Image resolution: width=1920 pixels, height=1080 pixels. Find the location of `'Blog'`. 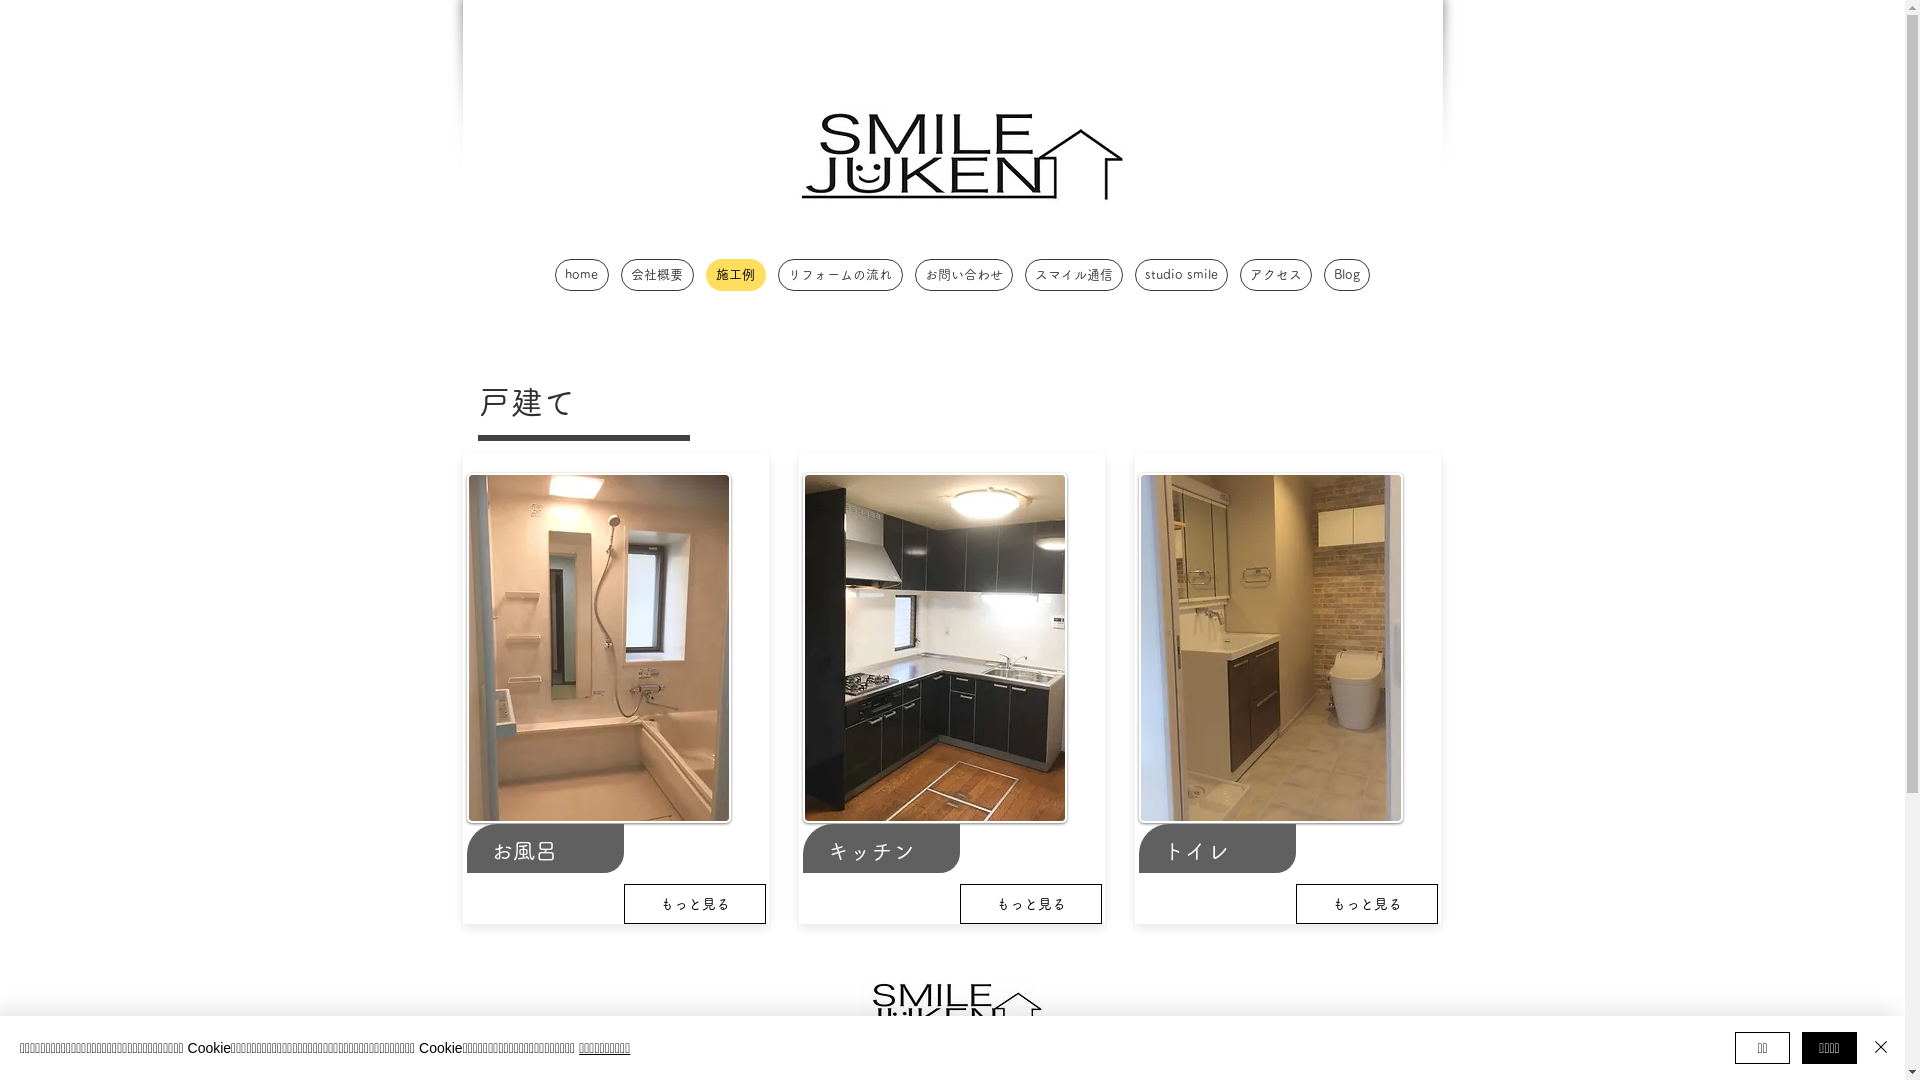

'Blog' is located at coordinates (1324, 274).